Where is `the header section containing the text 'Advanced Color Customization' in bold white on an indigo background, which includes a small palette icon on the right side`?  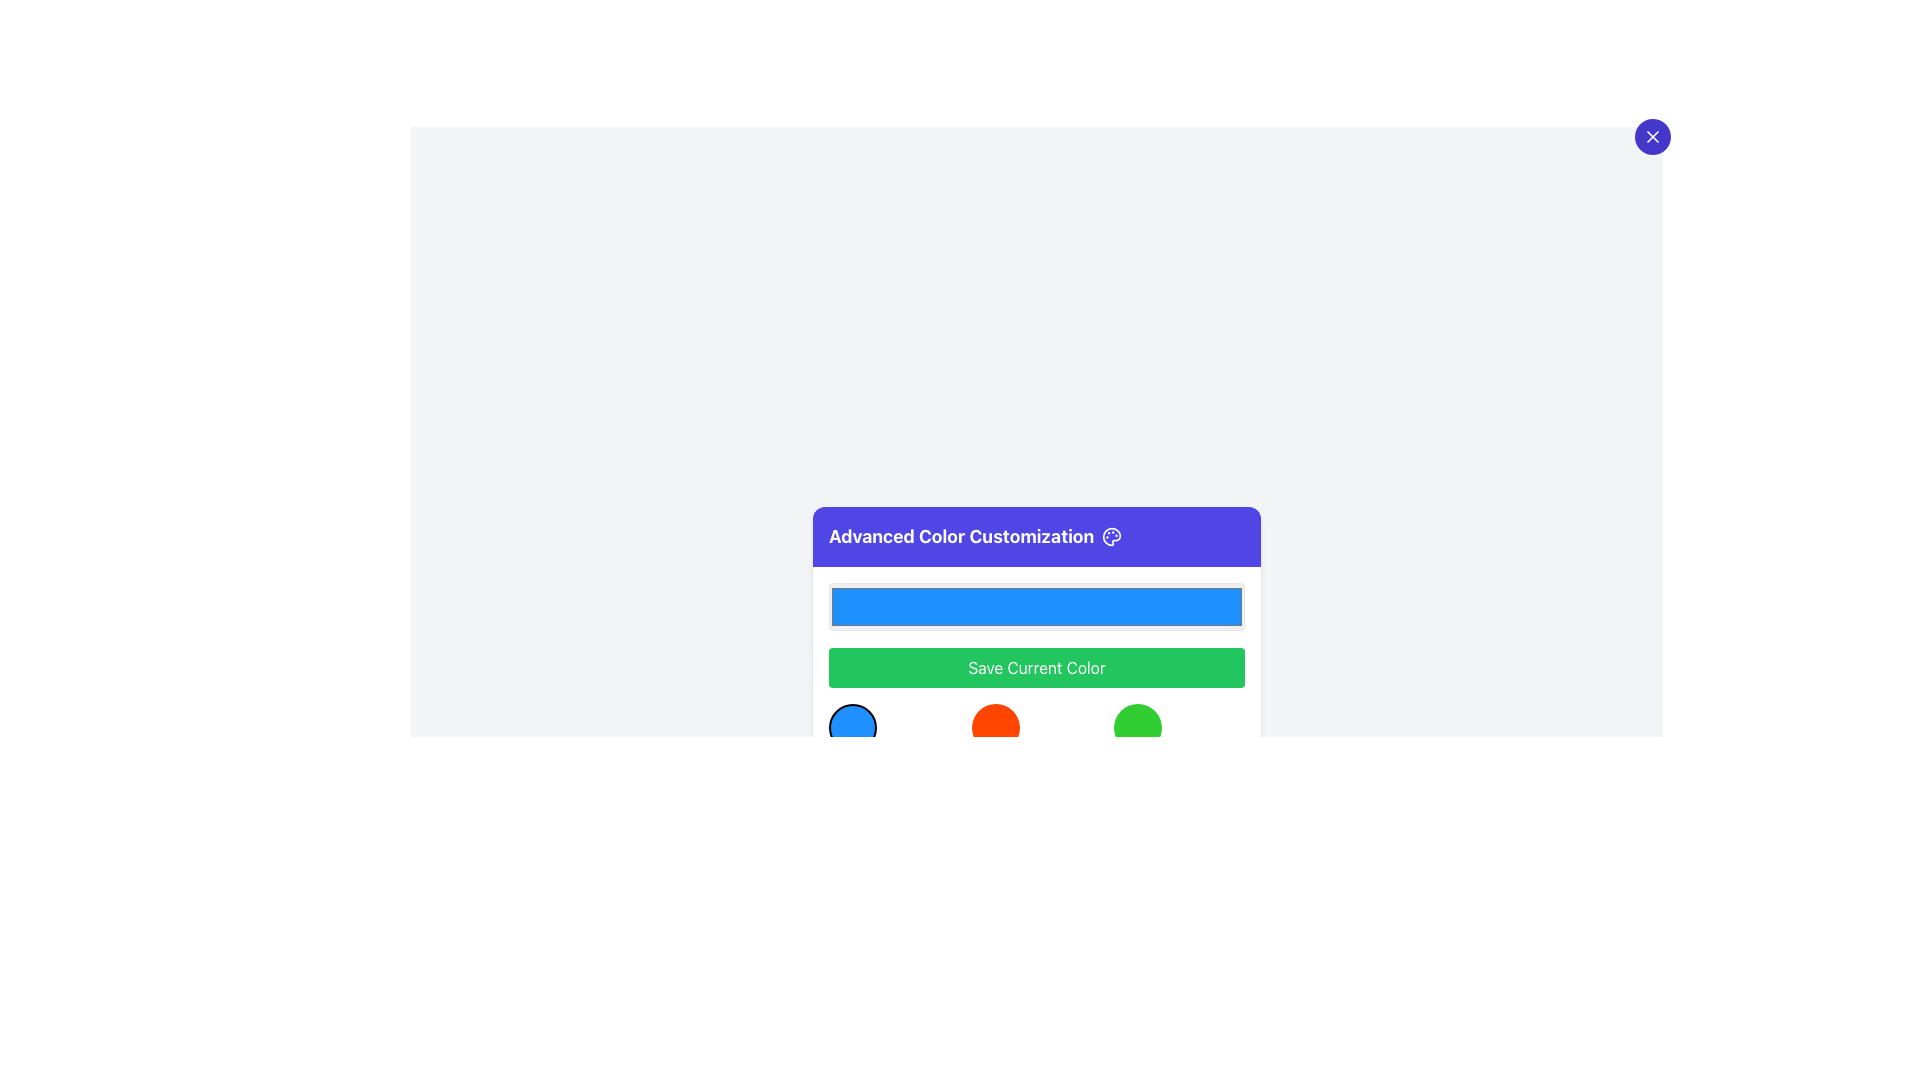
the header section containing the text 'Advanced Color Customization' in bold white on an indigo background, which includes a small palette icon on the right side is located at coordinates (1036, 535).